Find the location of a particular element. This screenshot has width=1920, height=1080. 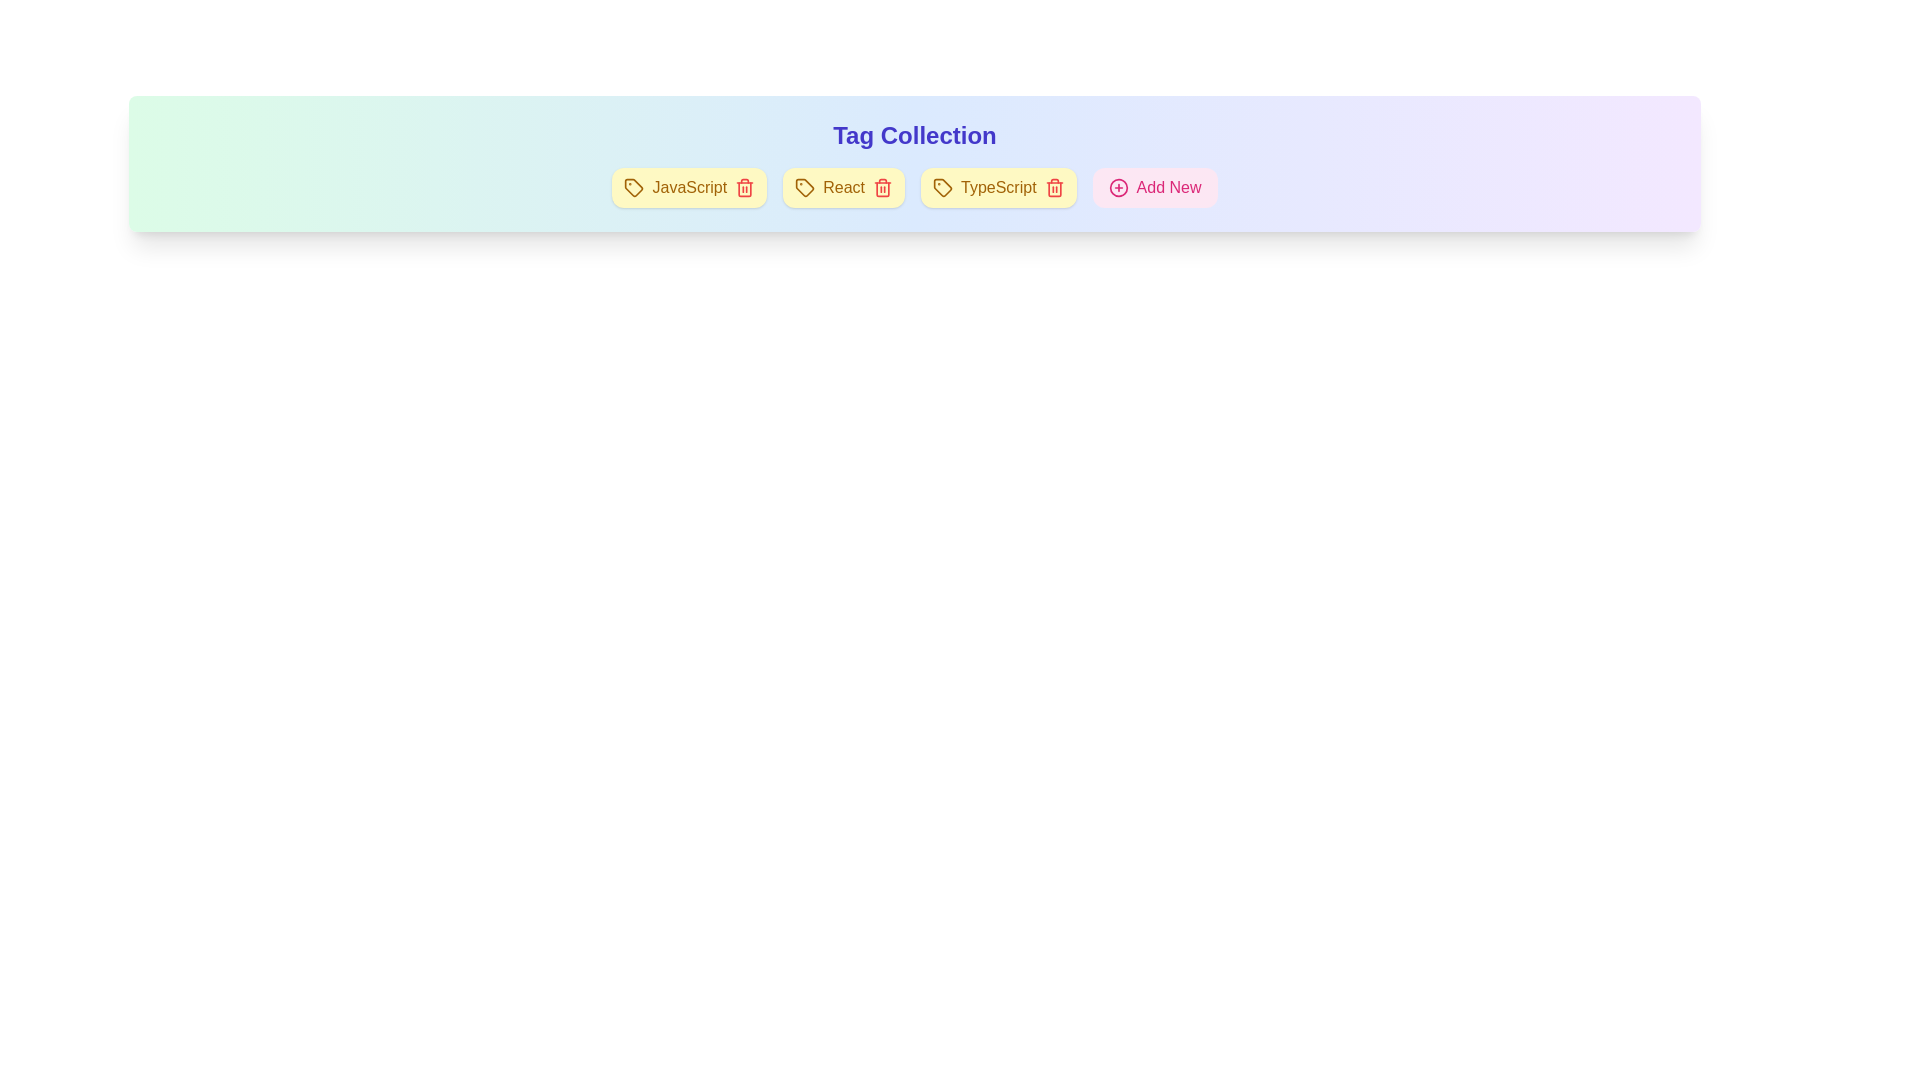

the SVG-based tag icon located within the 'TypeScript' tag in the tag collection section at the top of the interface is located at coordinates (941, 188).